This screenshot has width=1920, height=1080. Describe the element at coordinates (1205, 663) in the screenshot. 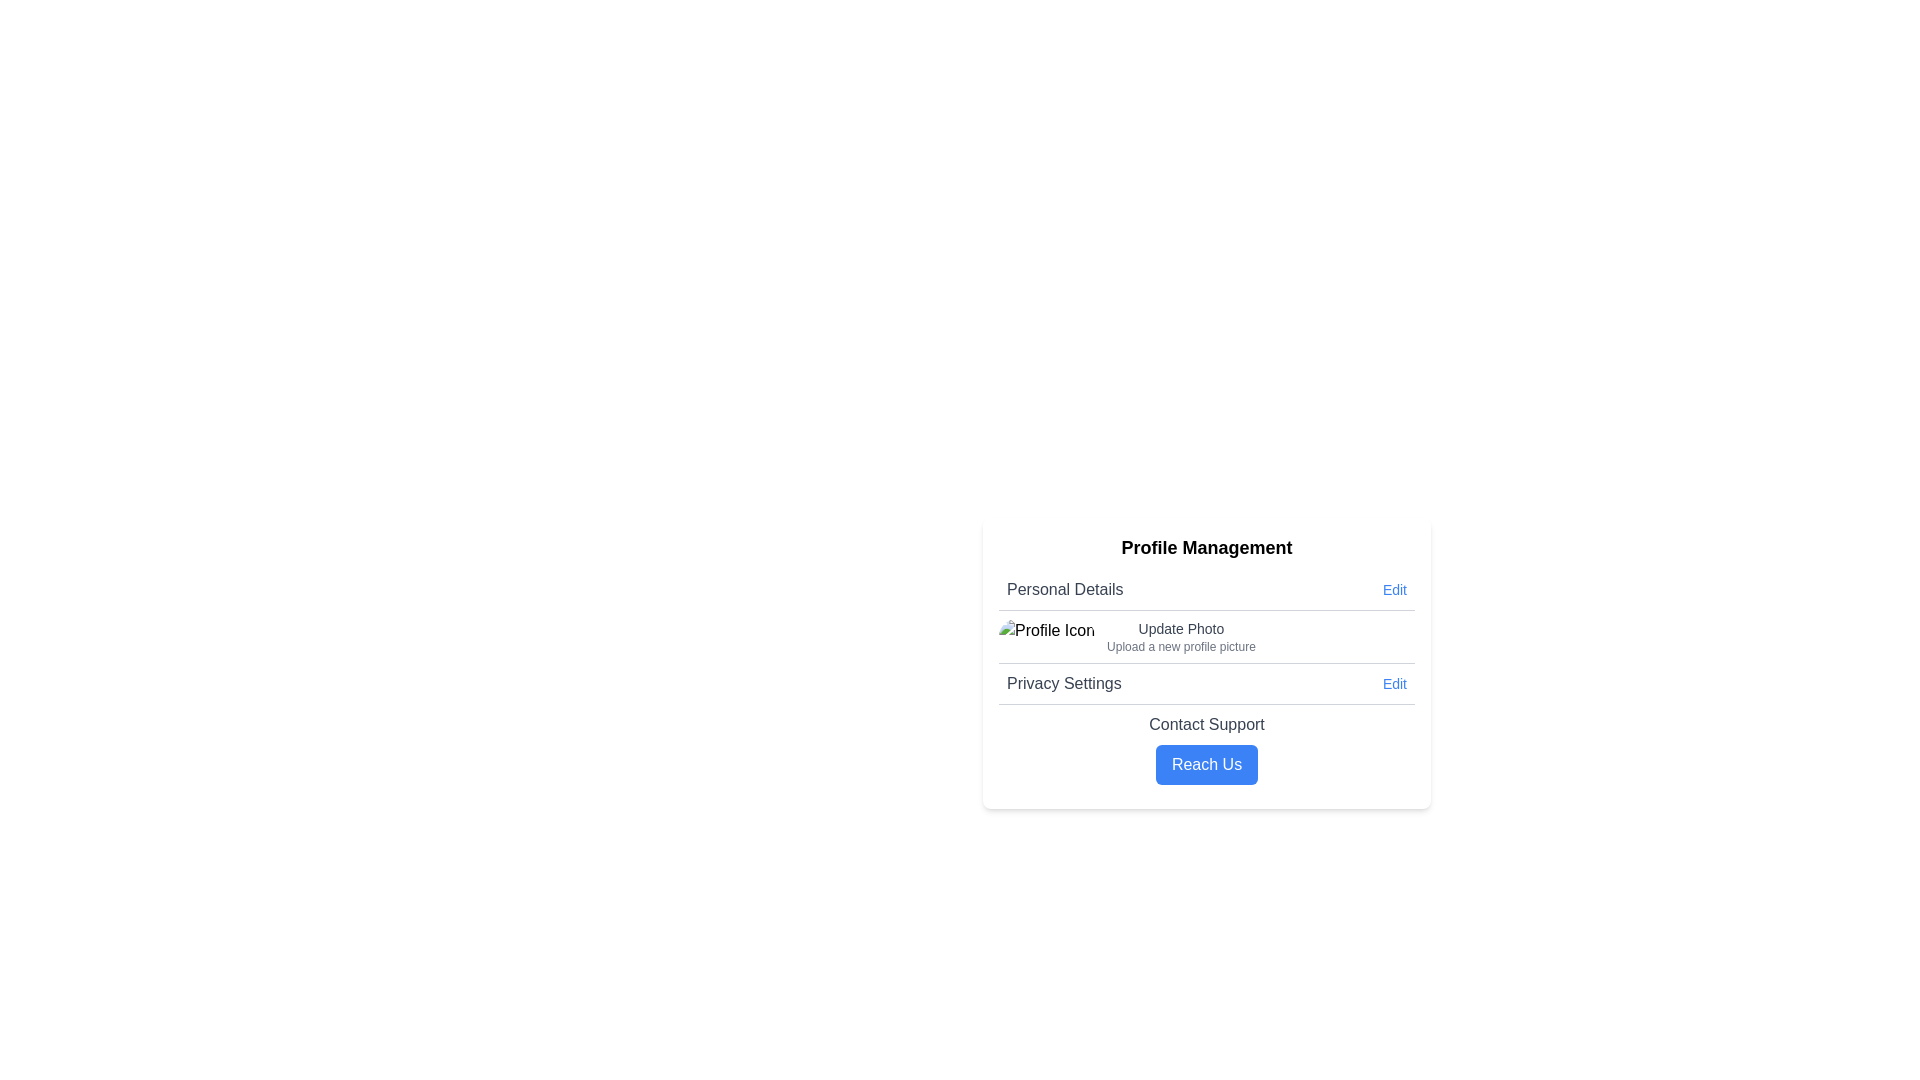

I see `the profile picture update button in the Profile Management Card UI section to update the profile picture` at that location.